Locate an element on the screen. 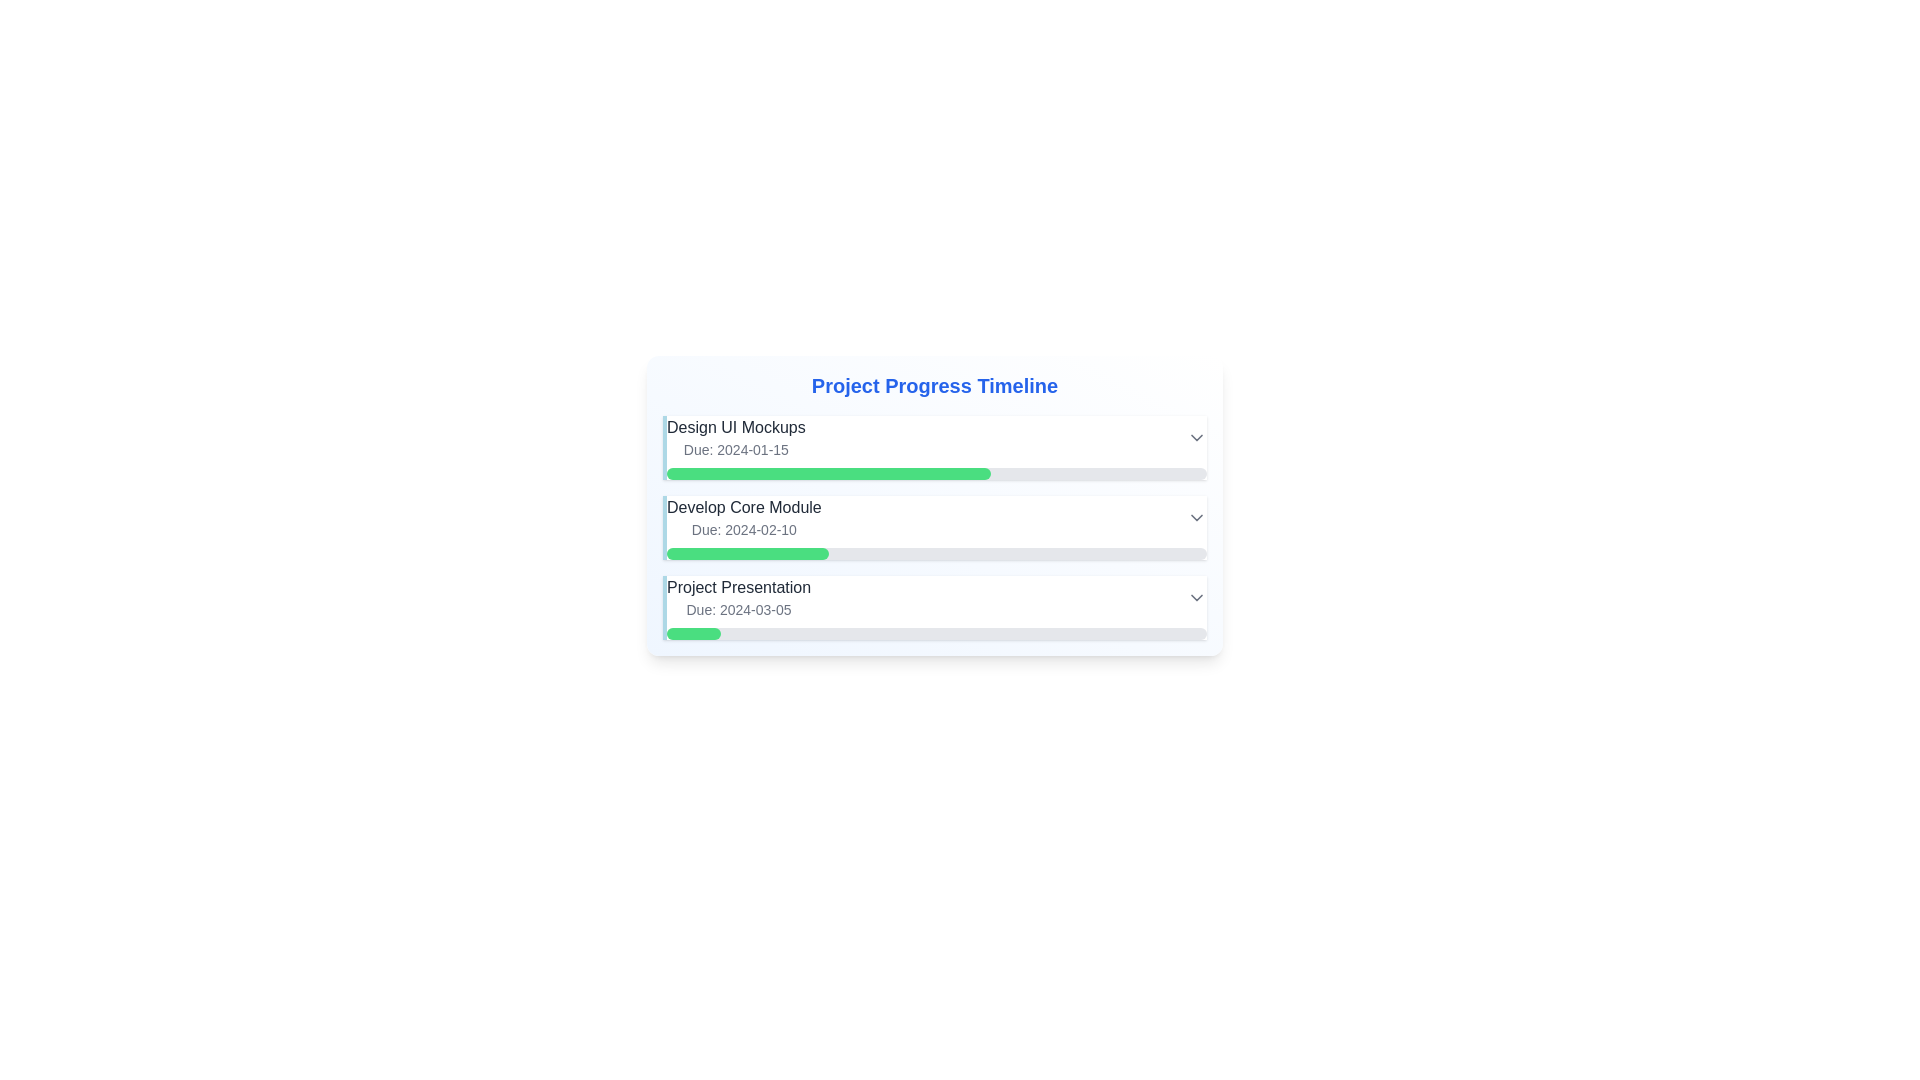  the 'Develop Core Module' task block, which displays task information with a bold title and a due date, located in the project status interface is located at coordinates (935, 516).